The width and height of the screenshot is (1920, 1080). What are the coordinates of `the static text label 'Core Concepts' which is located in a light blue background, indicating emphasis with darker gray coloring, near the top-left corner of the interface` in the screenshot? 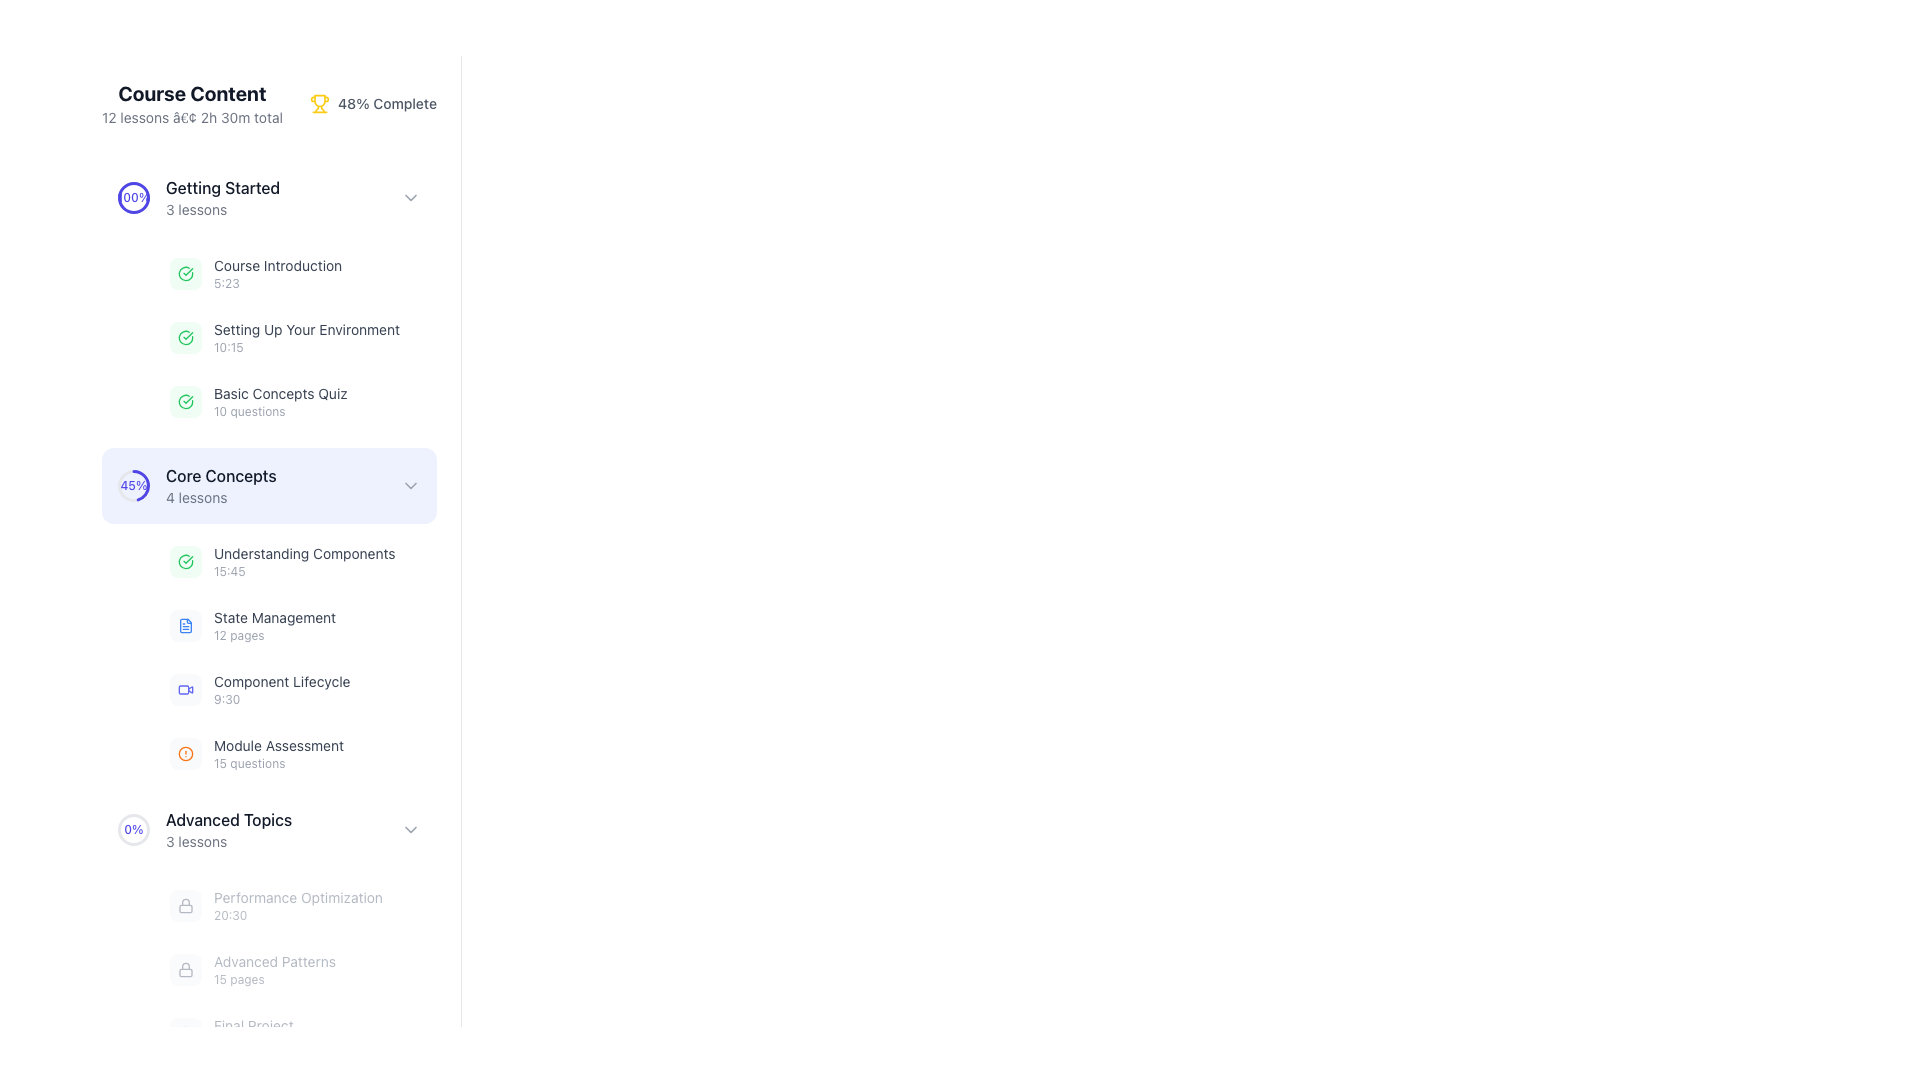 It's located at (221, 475).